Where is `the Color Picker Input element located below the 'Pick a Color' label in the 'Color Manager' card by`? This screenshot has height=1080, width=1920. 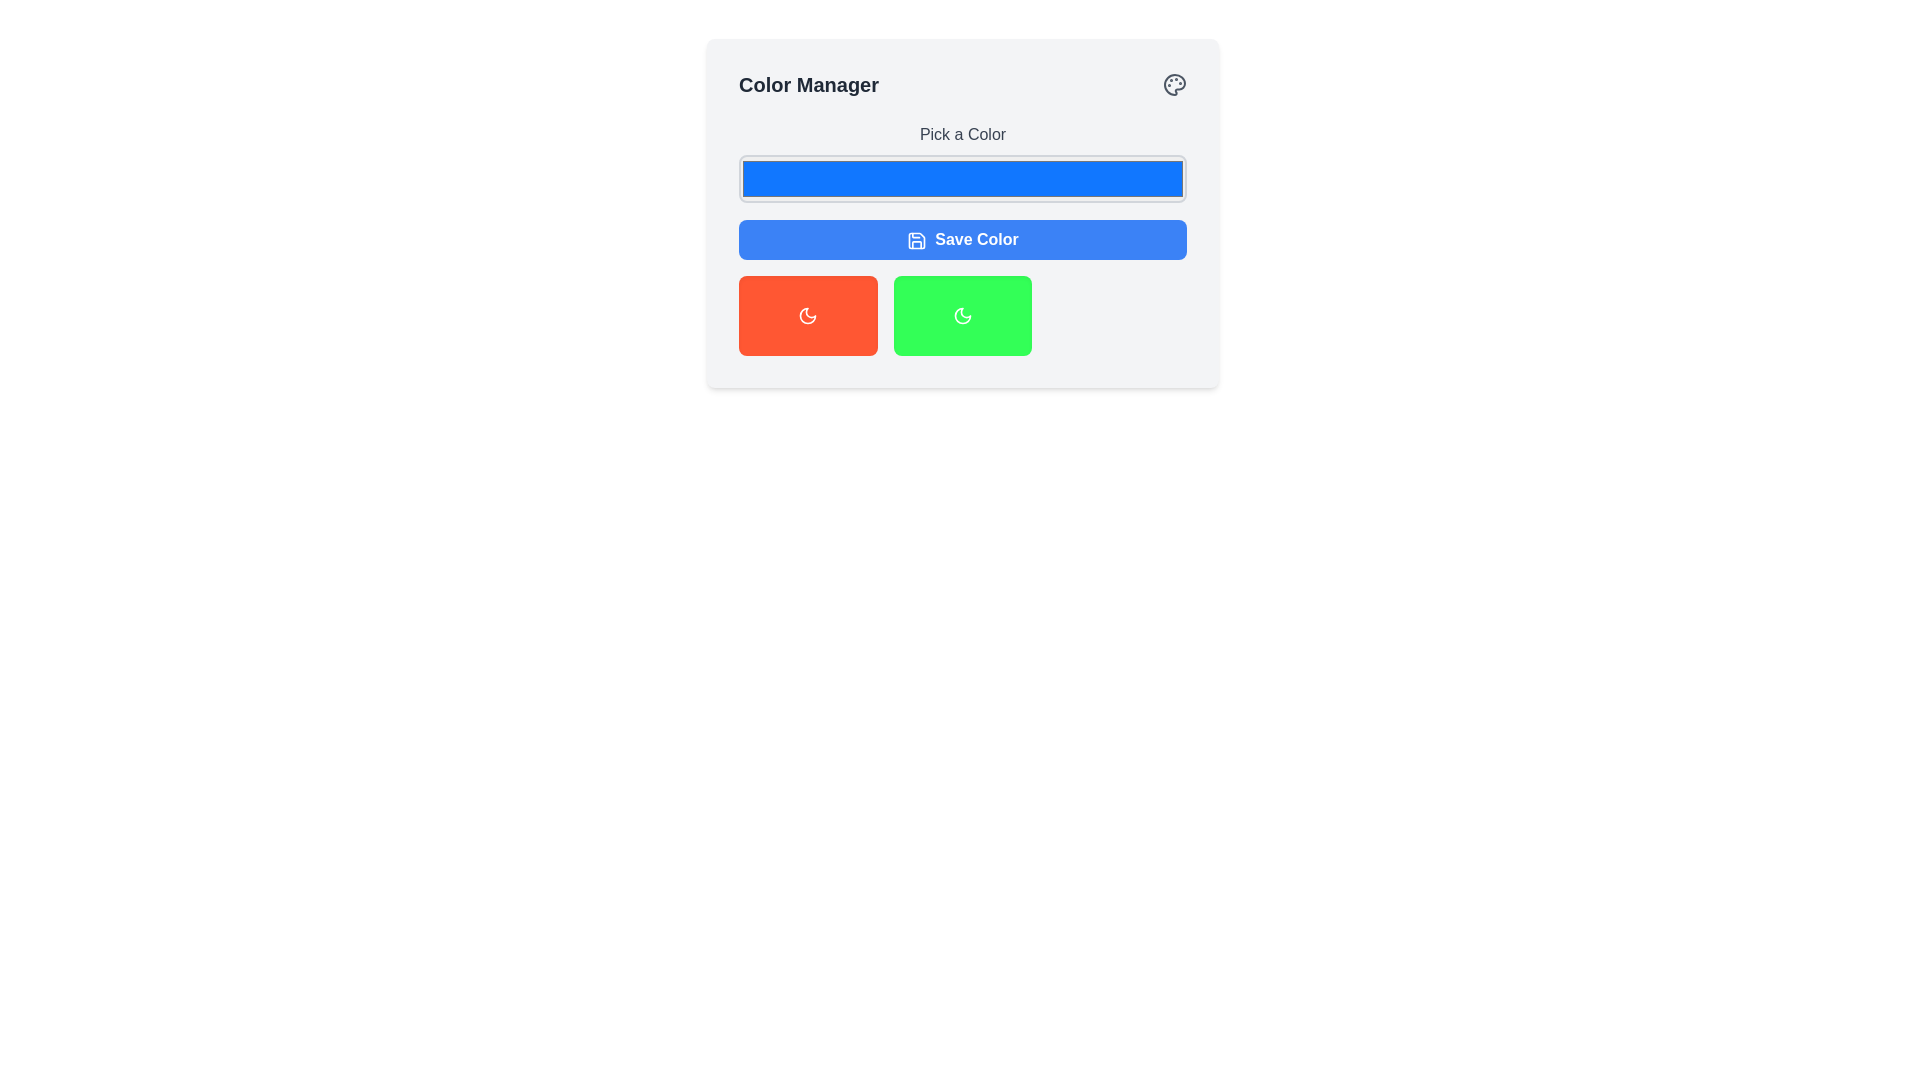
the Color Picker Input element located below the 'Pick a Color' label in the 'Color Manager' card by is located at coordinates (963, 162).